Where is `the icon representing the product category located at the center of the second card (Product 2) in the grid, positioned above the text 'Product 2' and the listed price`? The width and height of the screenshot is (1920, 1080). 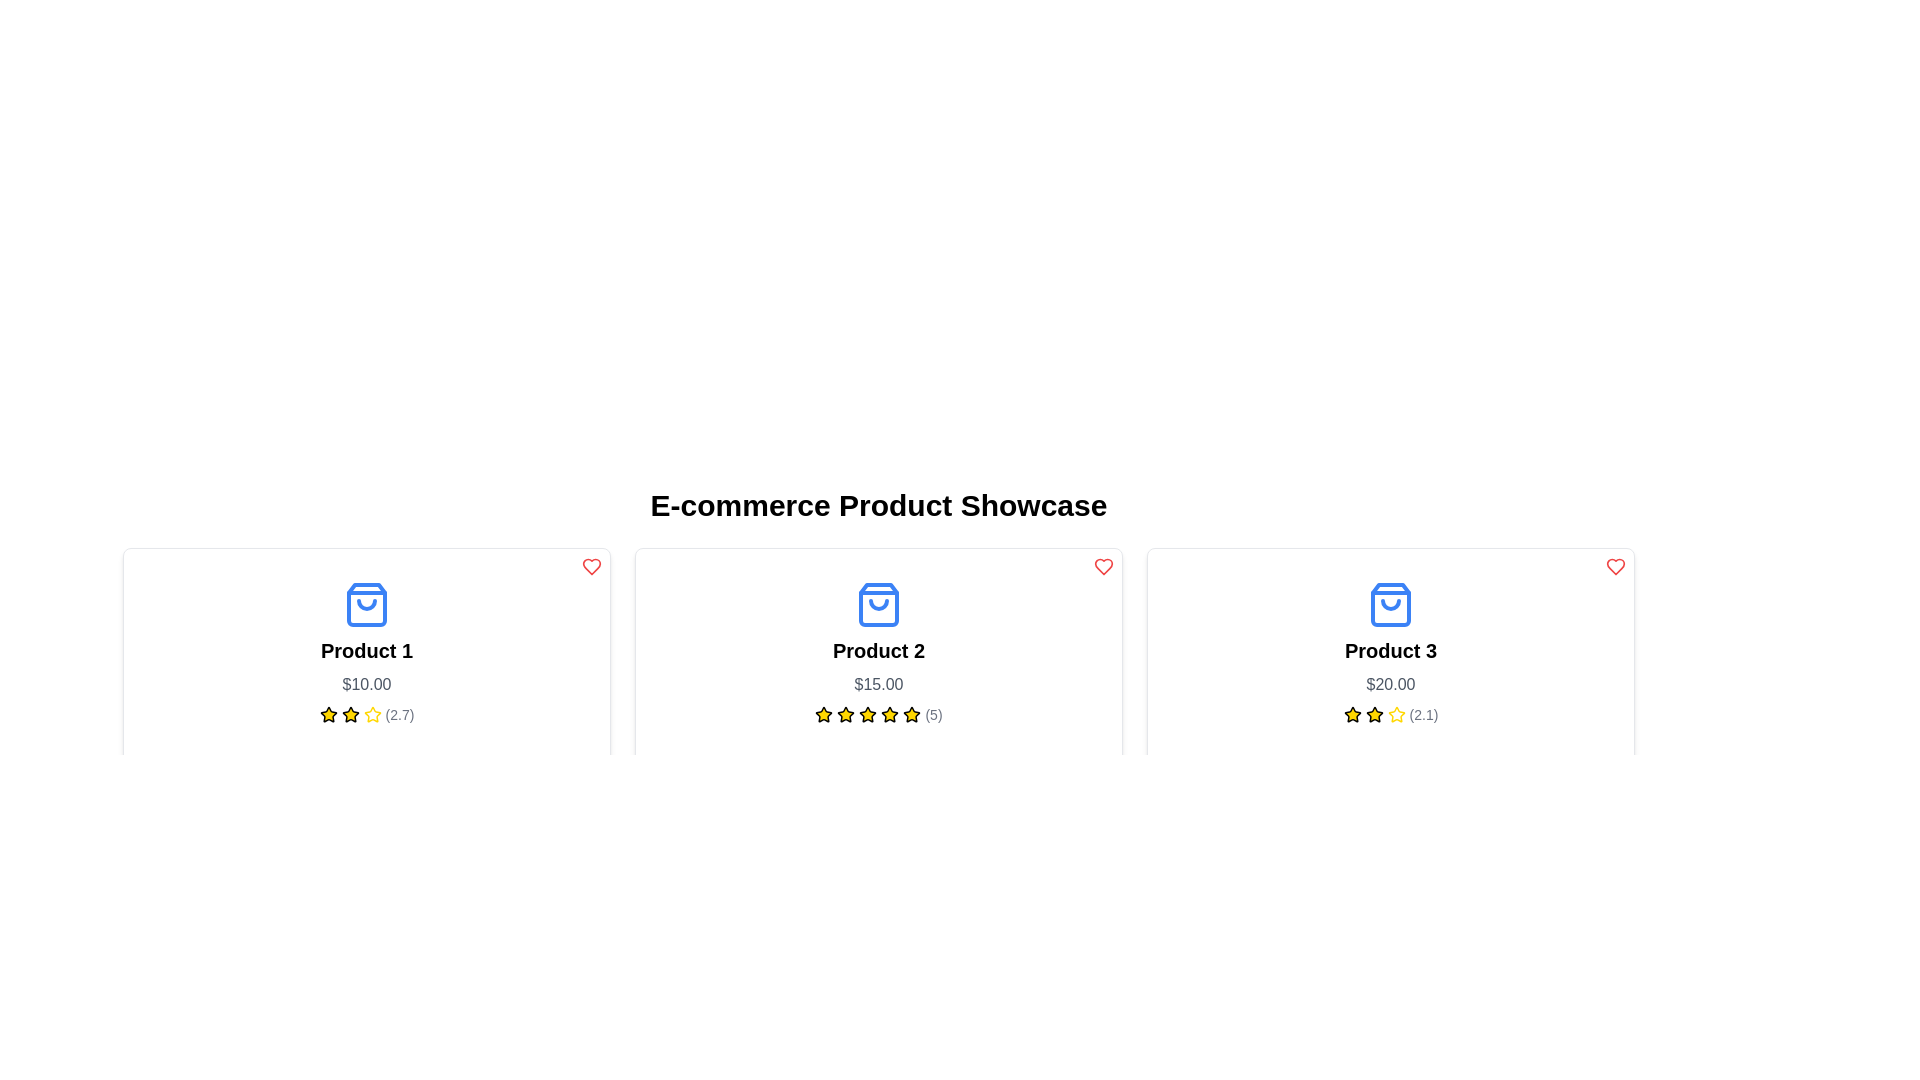
the icon representing the product category located at the center of the second card (Product 2) in the grid, positioned above the text 'Product 2' and the listed price is located at coordinates (878, 604).